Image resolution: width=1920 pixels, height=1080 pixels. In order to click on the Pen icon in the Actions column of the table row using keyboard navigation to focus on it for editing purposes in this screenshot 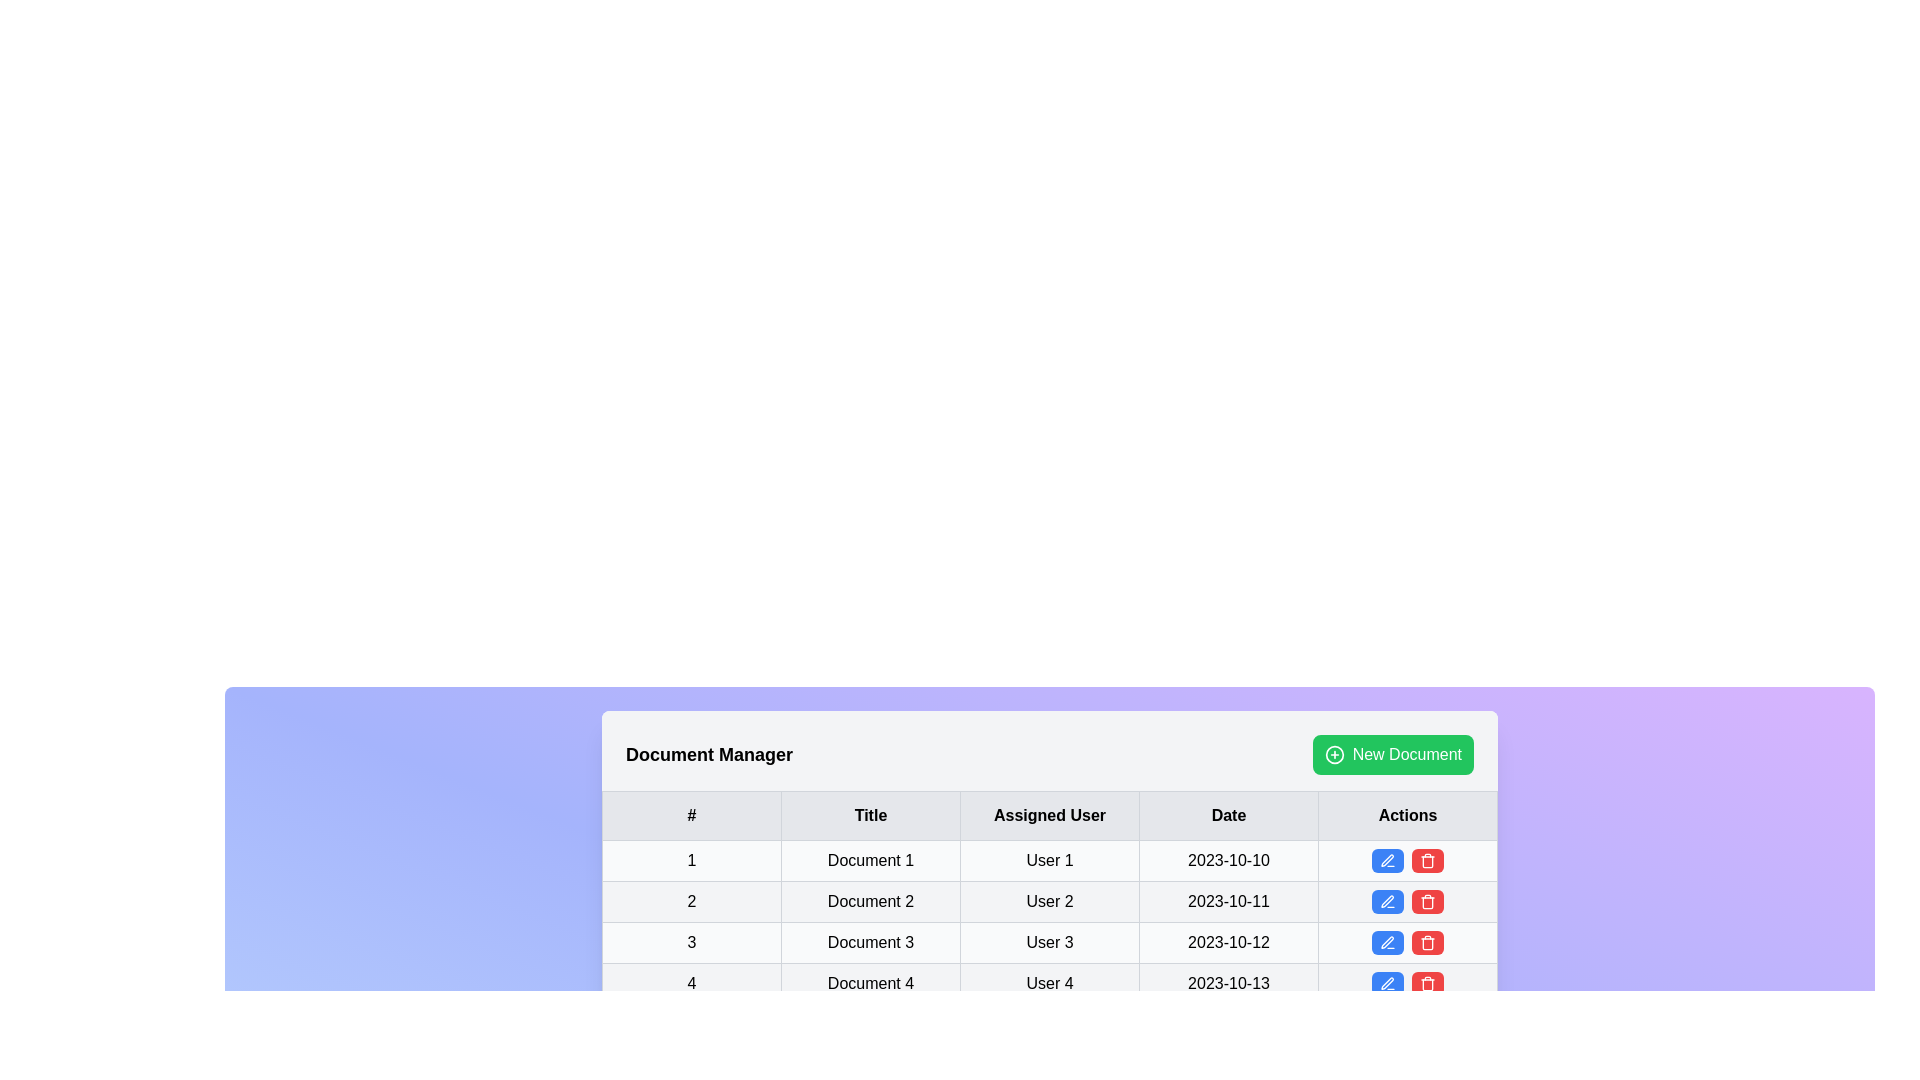, I will do `click(1386, 859)`.